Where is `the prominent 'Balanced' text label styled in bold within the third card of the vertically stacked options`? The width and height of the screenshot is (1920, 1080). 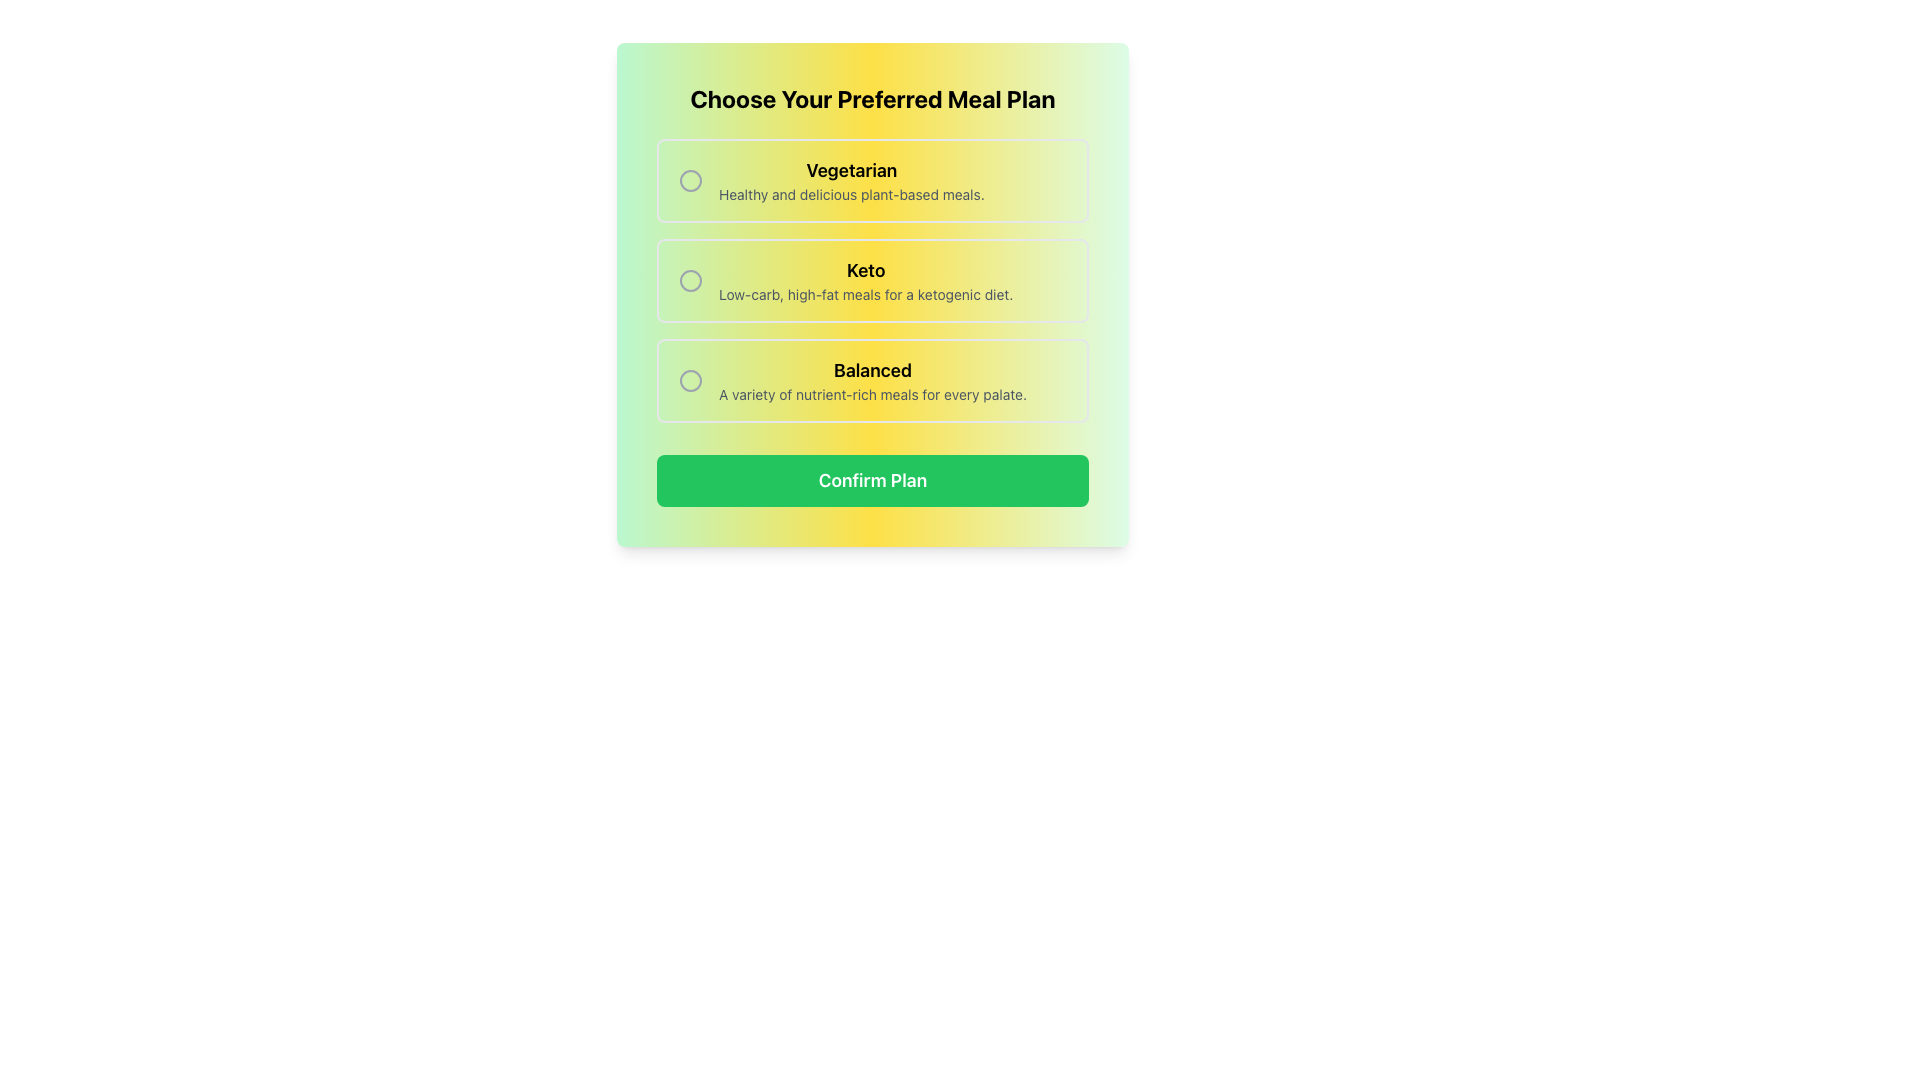
the prominent 'Balanced' text label styled in bold within the third card of the vertically stacked options is located at coordinates (873, 370).